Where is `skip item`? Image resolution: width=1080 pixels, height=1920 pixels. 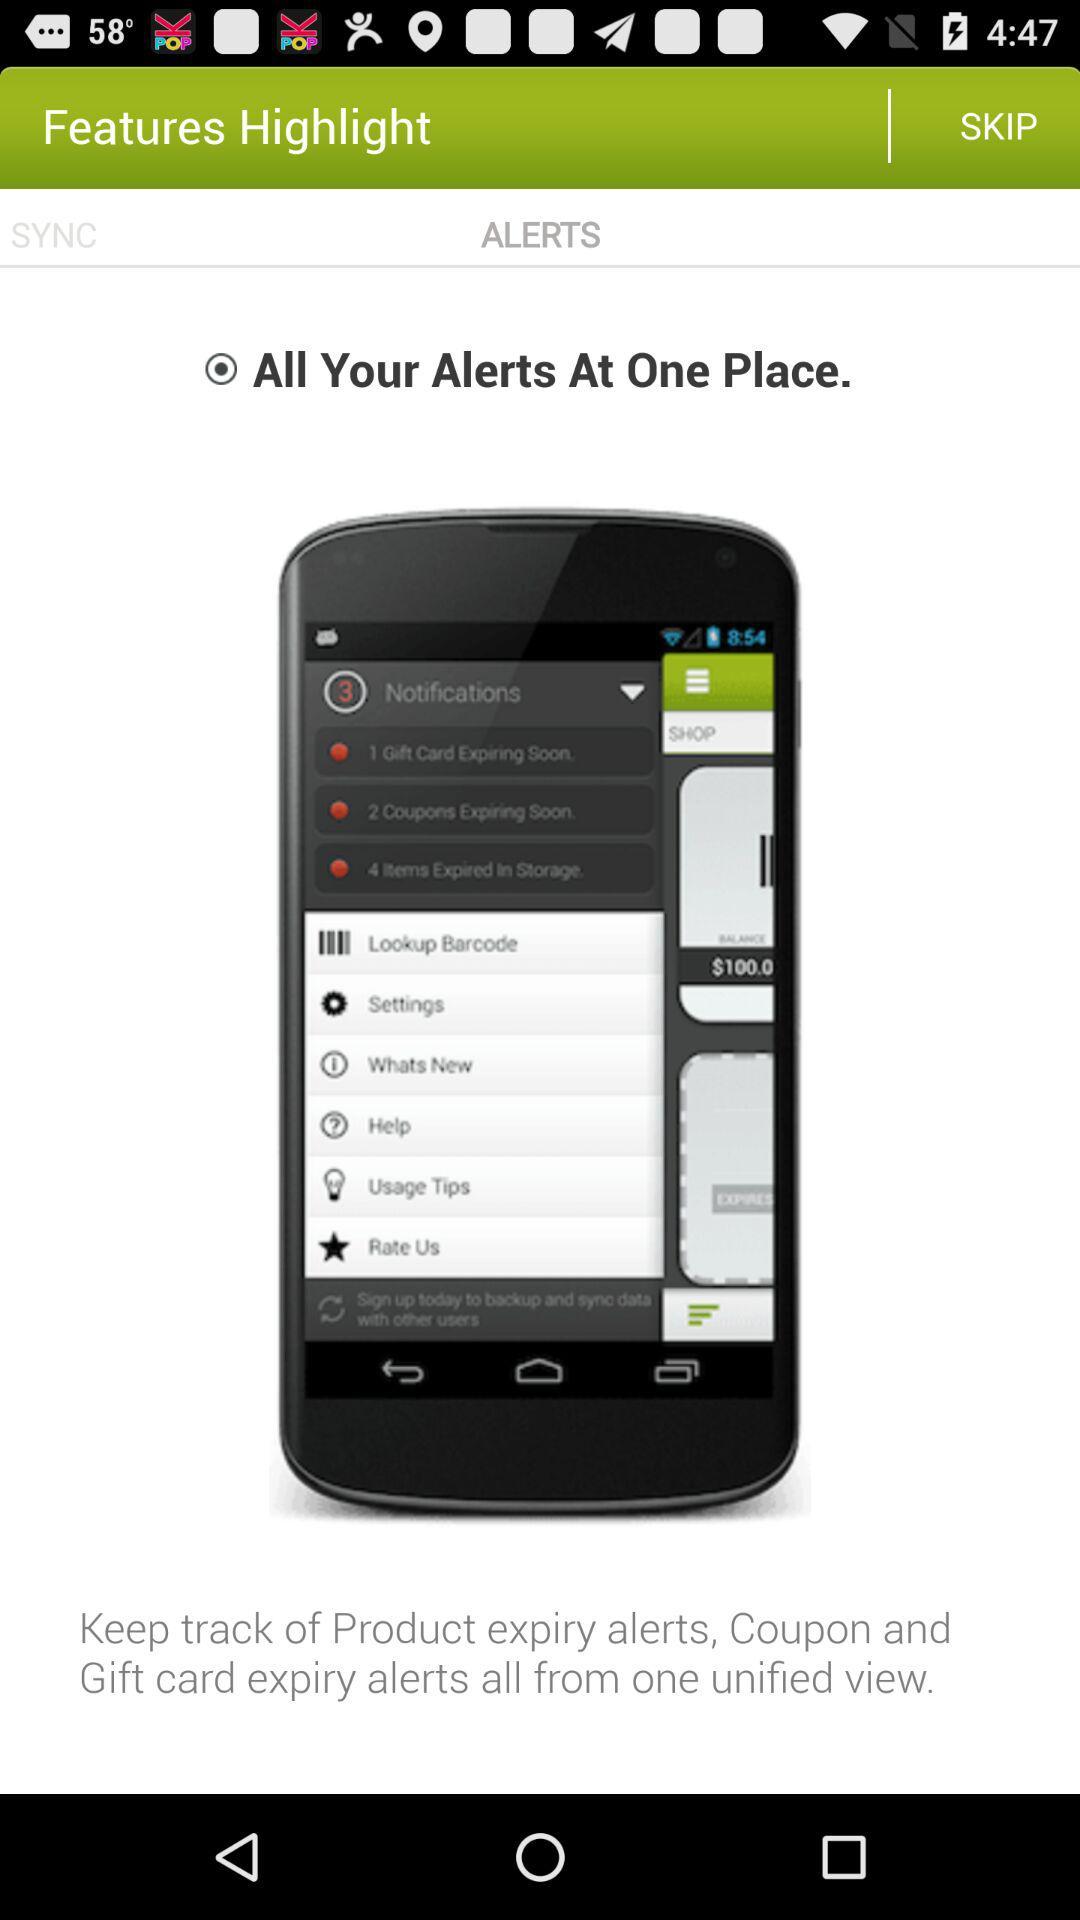
skip item is located at coordinates (999, 124).